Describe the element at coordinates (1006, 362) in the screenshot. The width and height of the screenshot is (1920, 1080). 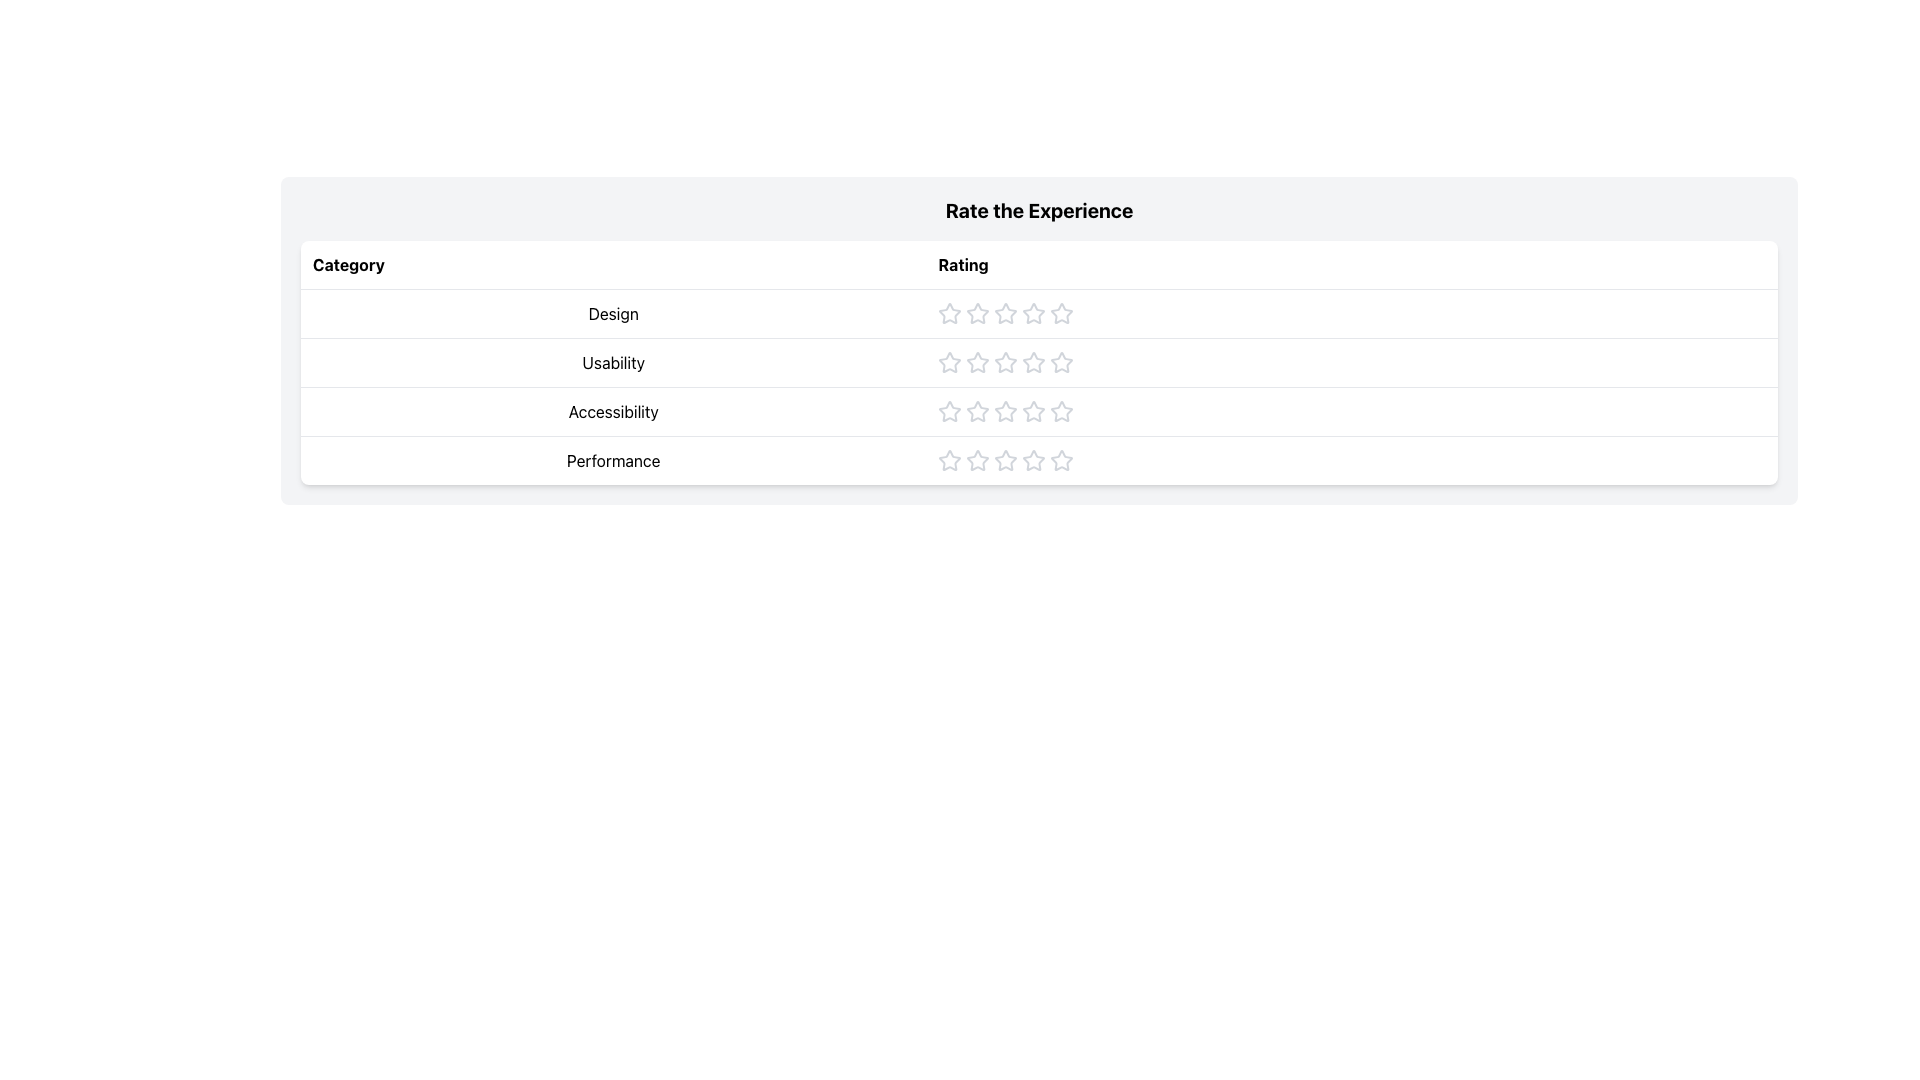
I see `the fifth star-shaped icon in the Usability rating interface` at that location.